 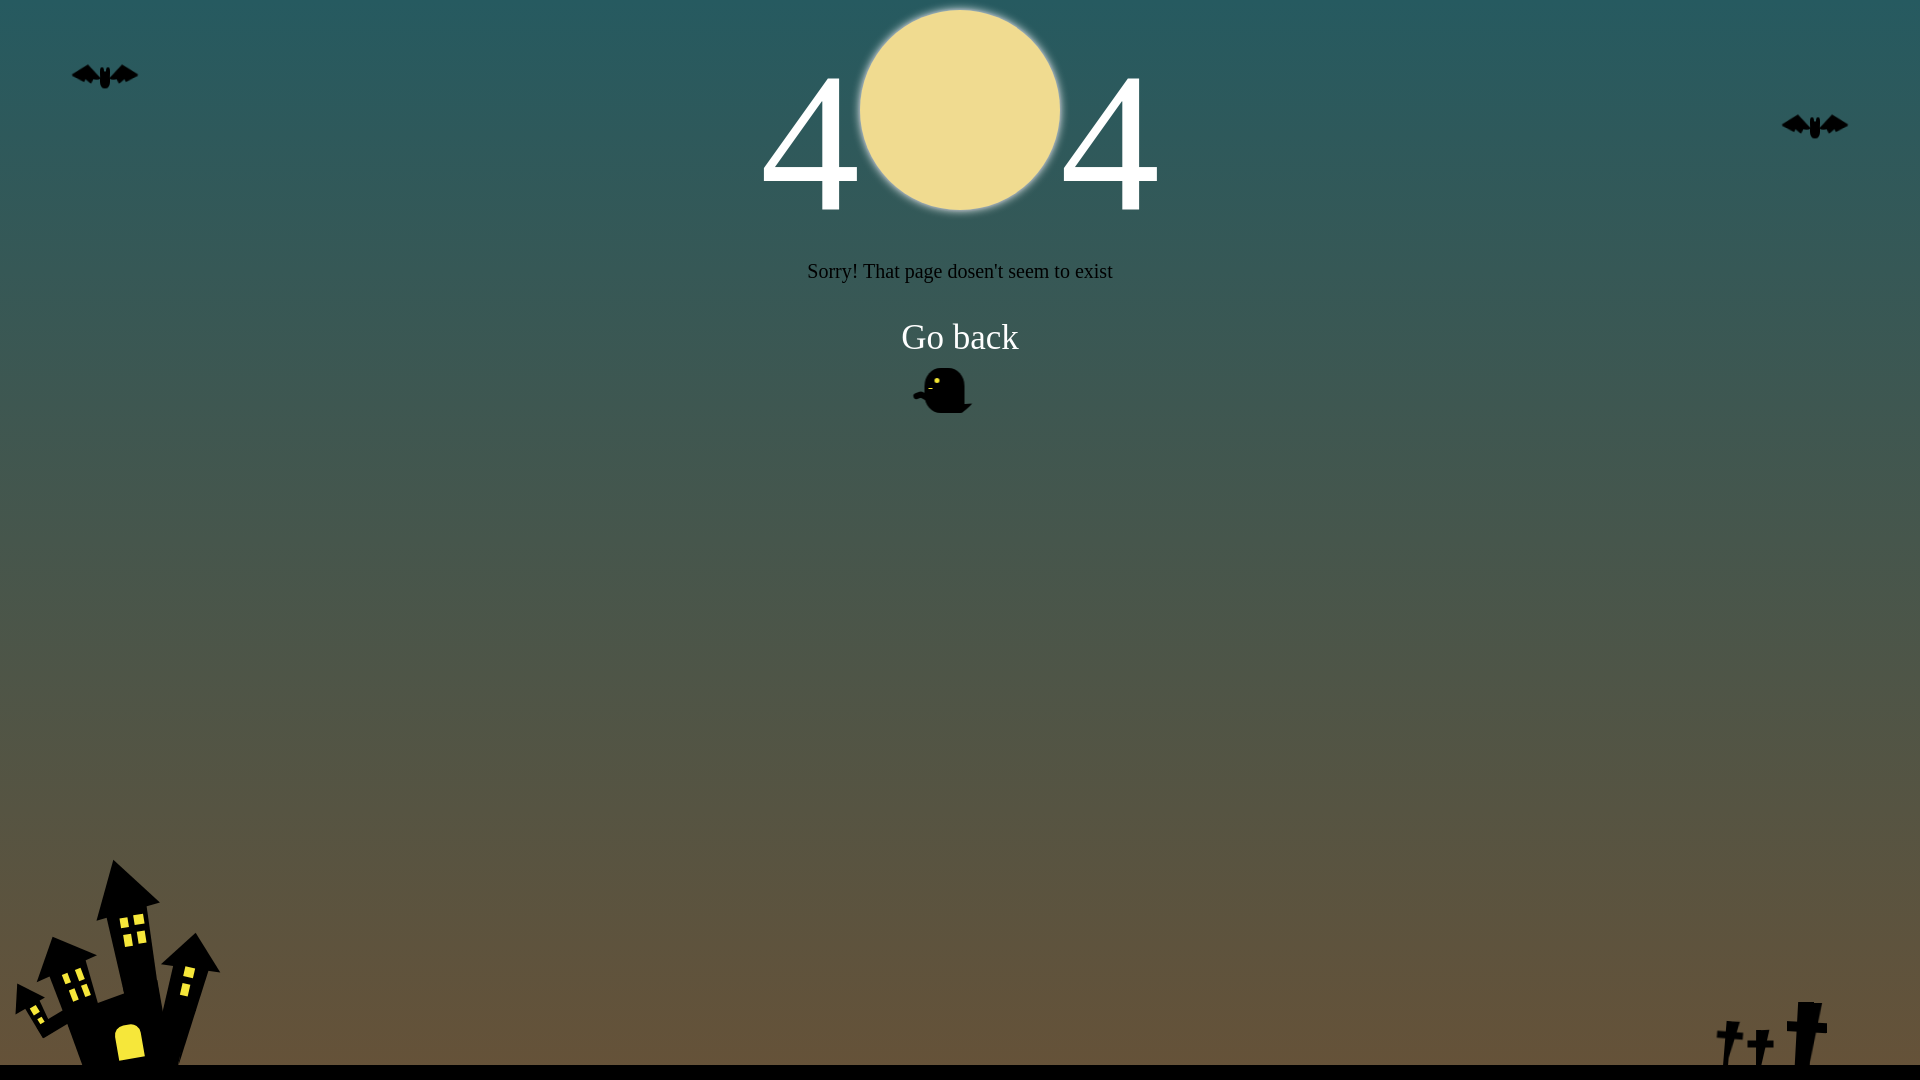 What do you see at coordinates (883, 334) in the screenshot?
I see `'Go back'` at bounding box center [883, 334].